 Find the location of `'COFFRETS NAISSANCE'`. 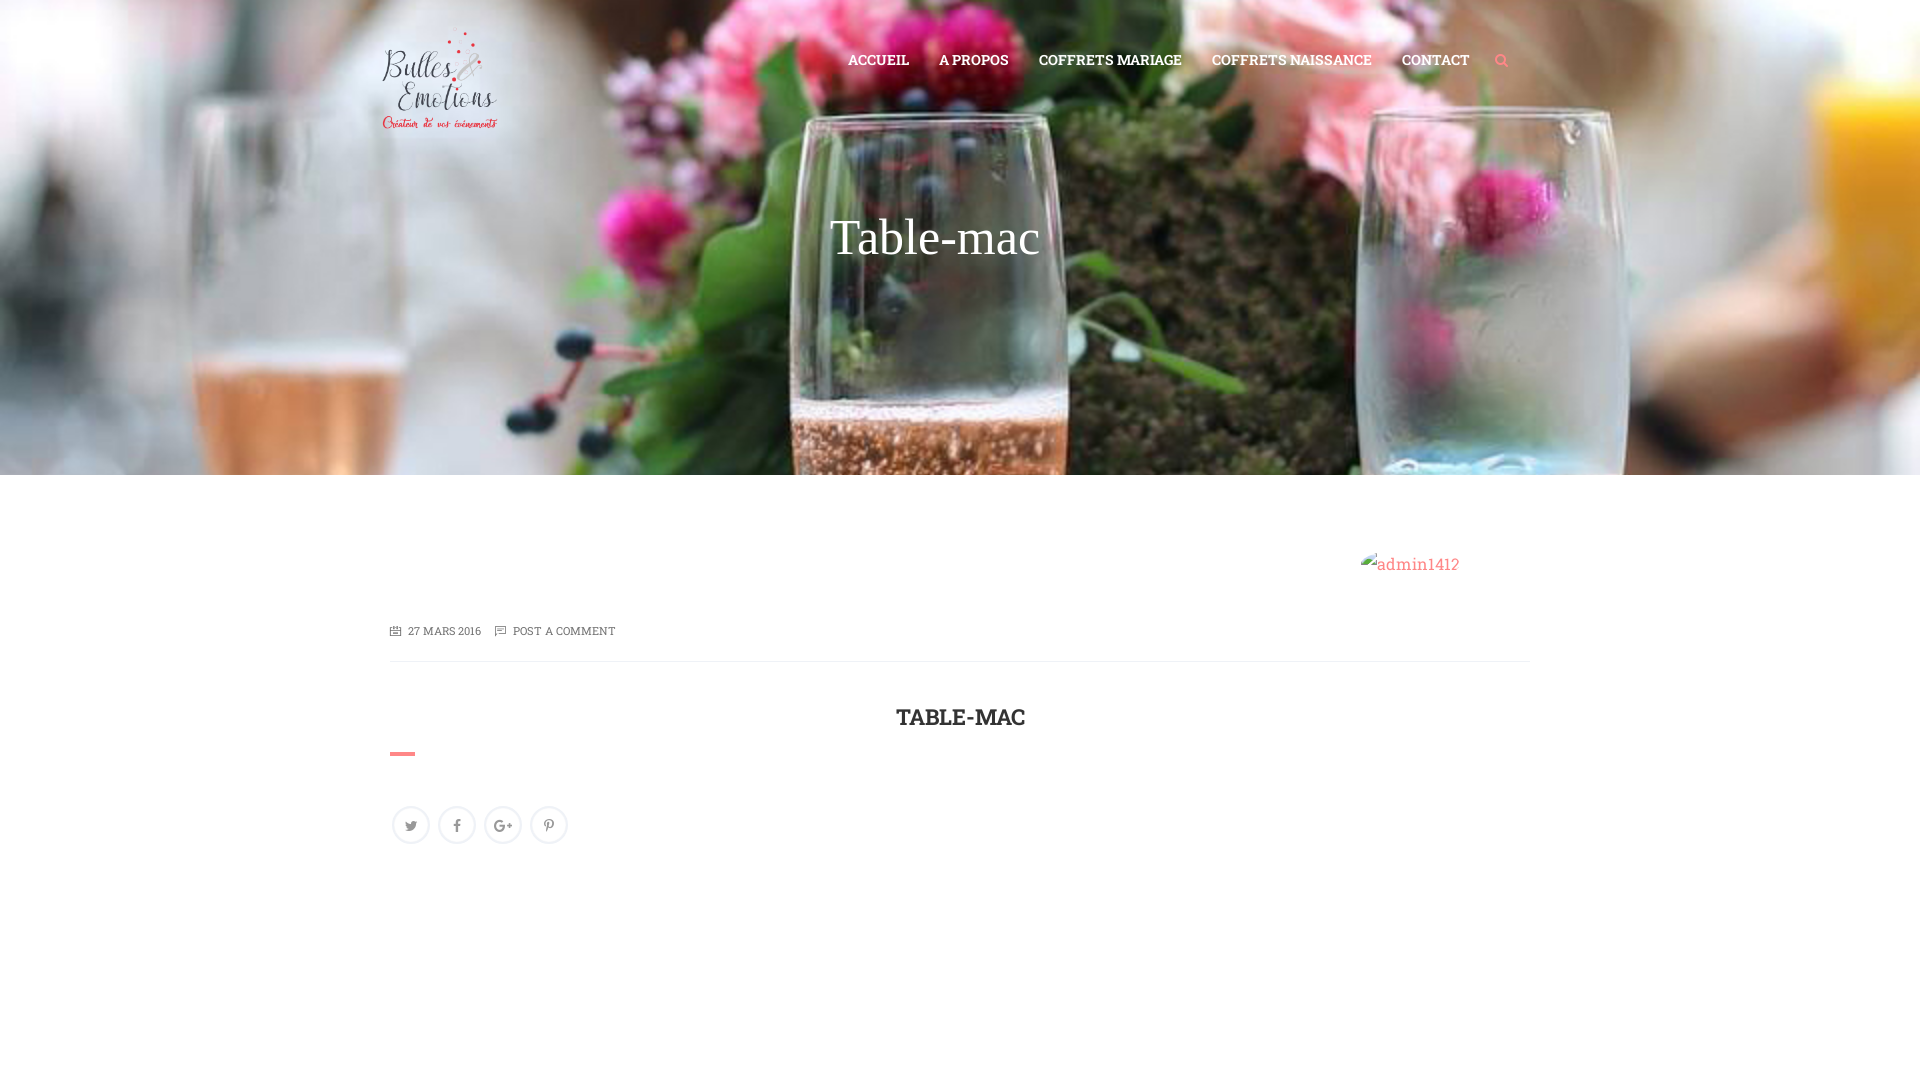

'COFFRETS NAISSANCE' is located at coordinates (1291, 59).